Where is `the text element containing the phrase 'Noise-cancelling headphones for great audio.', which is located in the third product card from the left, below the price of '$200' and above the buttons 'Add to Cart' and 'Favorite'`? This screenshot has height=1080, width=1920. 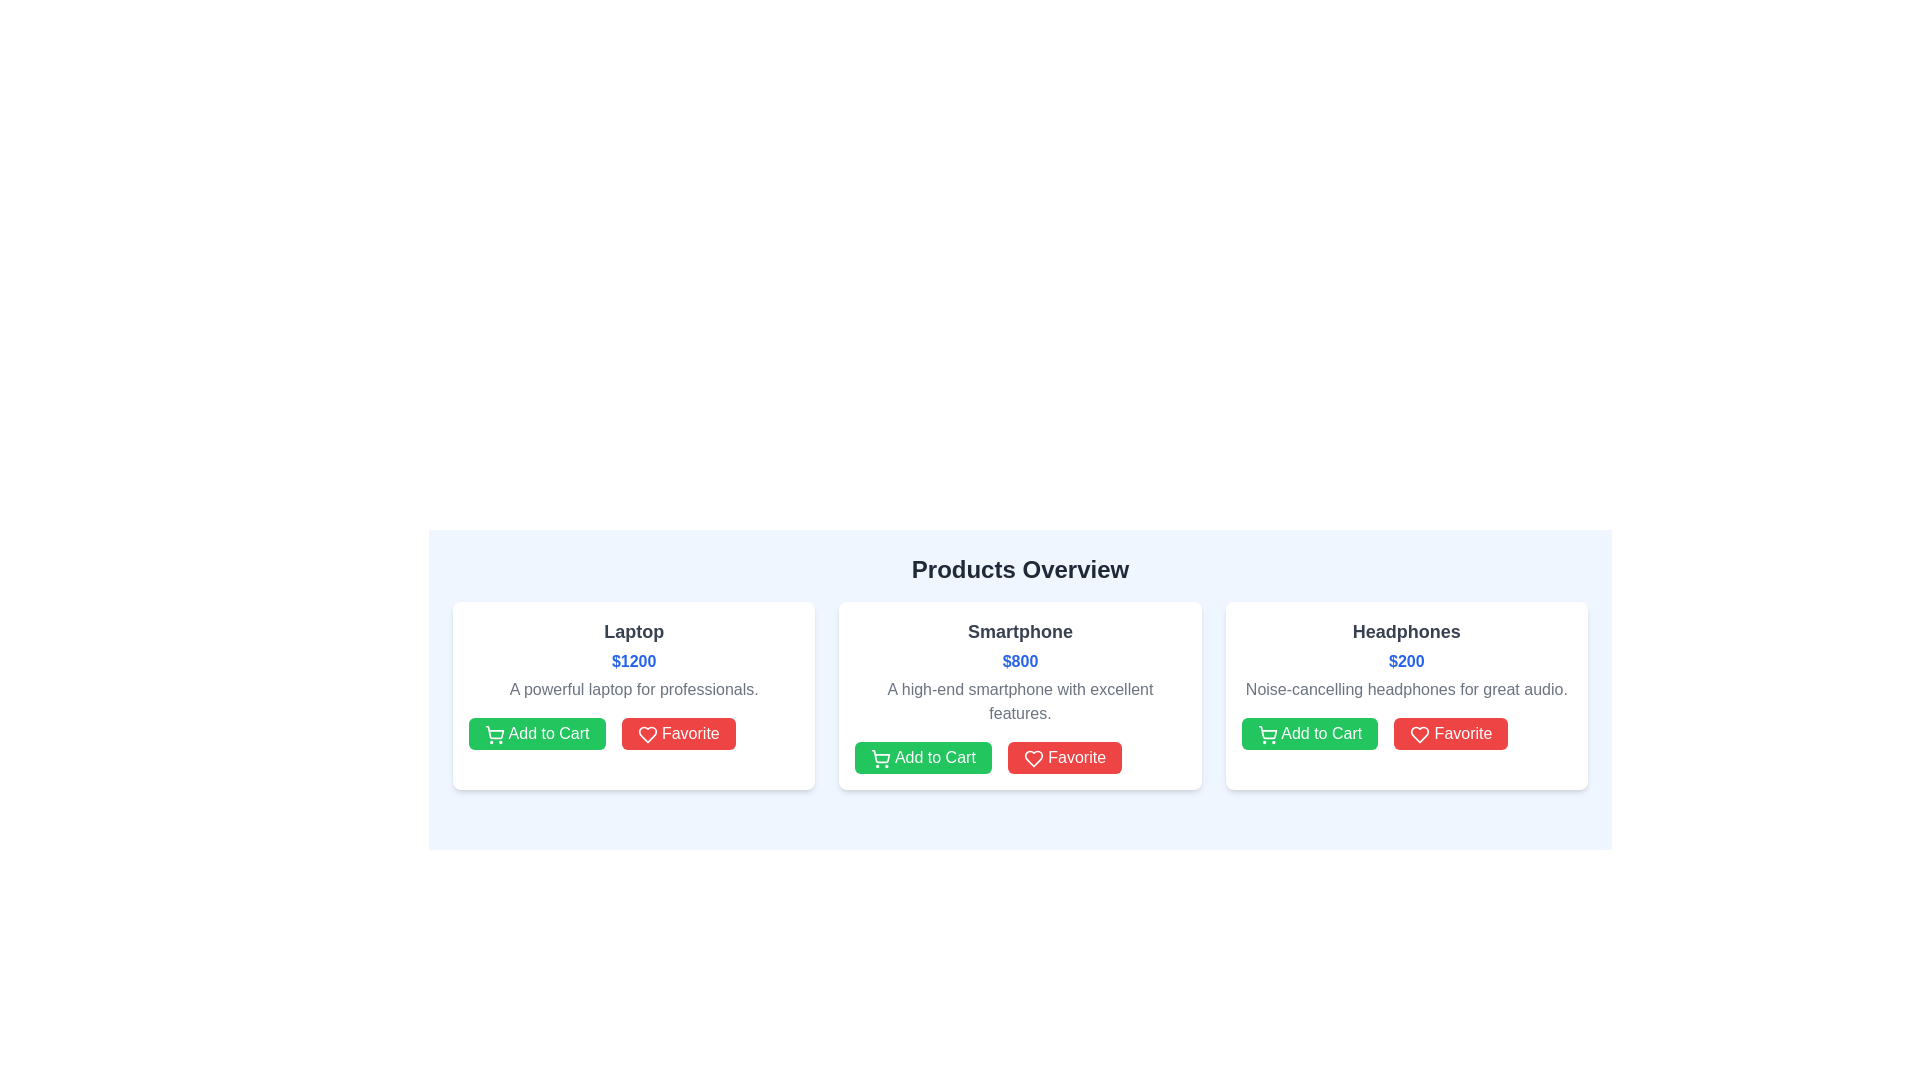 the text element containing the phrase 'Noise-cancelling headphones for great audio.', which is located in the third product card from the left, below the price of '$200' and above the buttons 'Add to Cart' and 'Favorite' is located at coordinates (1405, 689).